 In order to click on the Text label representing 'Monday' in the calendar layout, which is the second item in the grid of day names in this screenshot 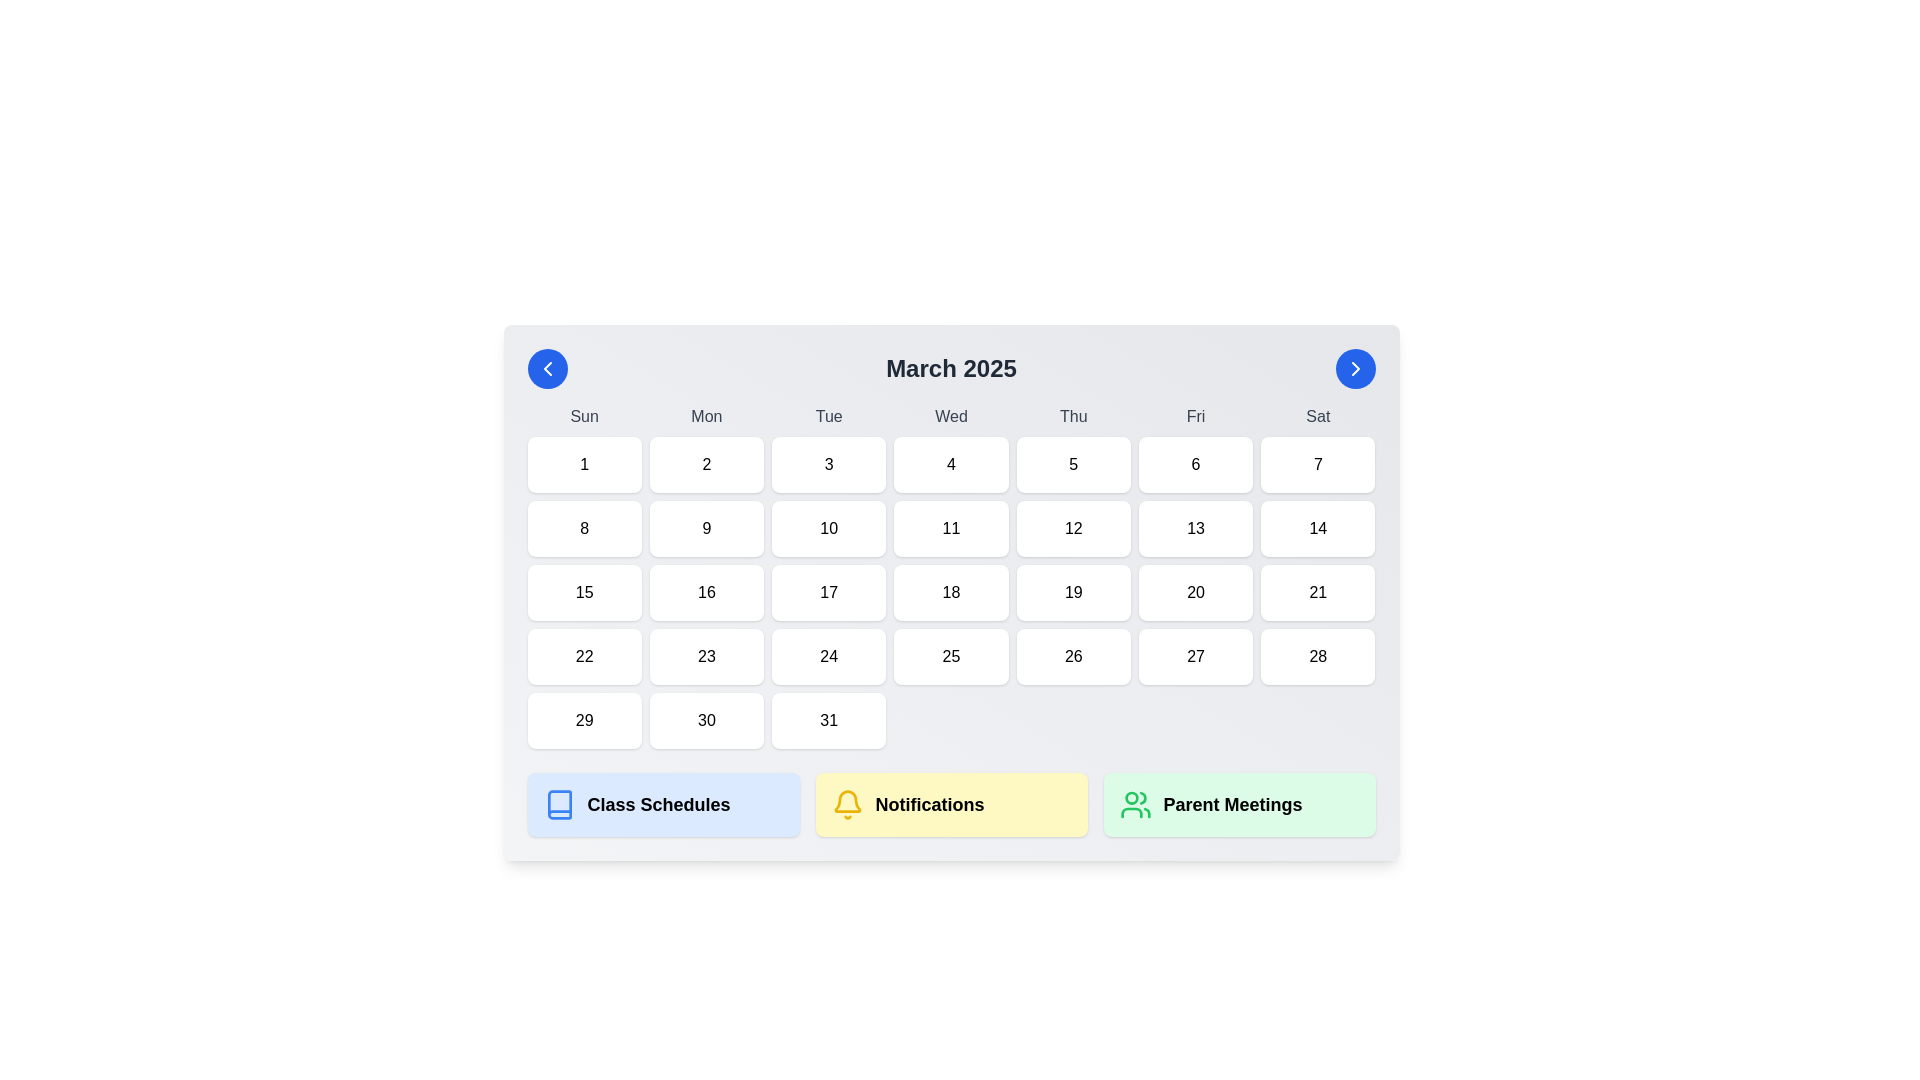, I will do `click(706, 415)`.